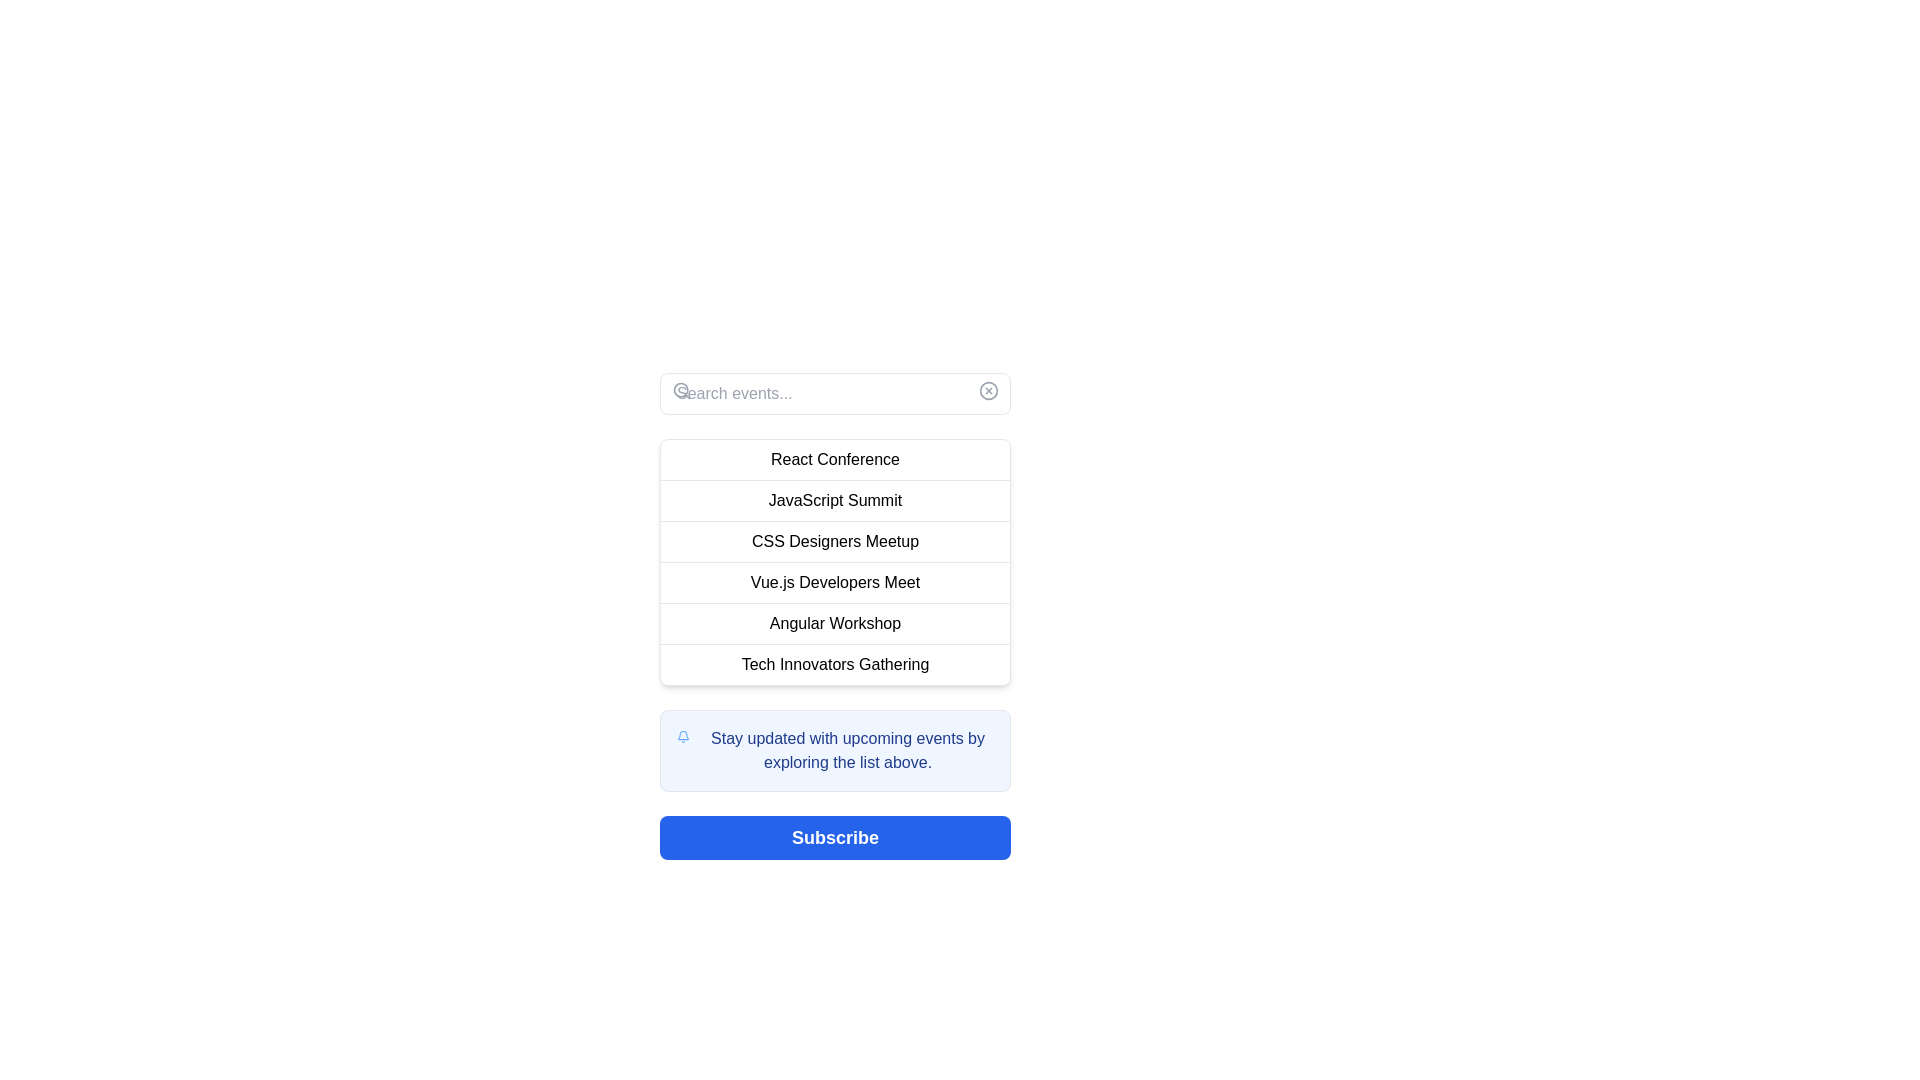 The image size is (1920, 1080). What do you see at coordinates (835, 582) in the screenshot?
I see `to select the text label displaying 'Vue.js Developers Meet', which is the fourth entry in a vertically arranged list of six items` at bounding box center [835, 582].